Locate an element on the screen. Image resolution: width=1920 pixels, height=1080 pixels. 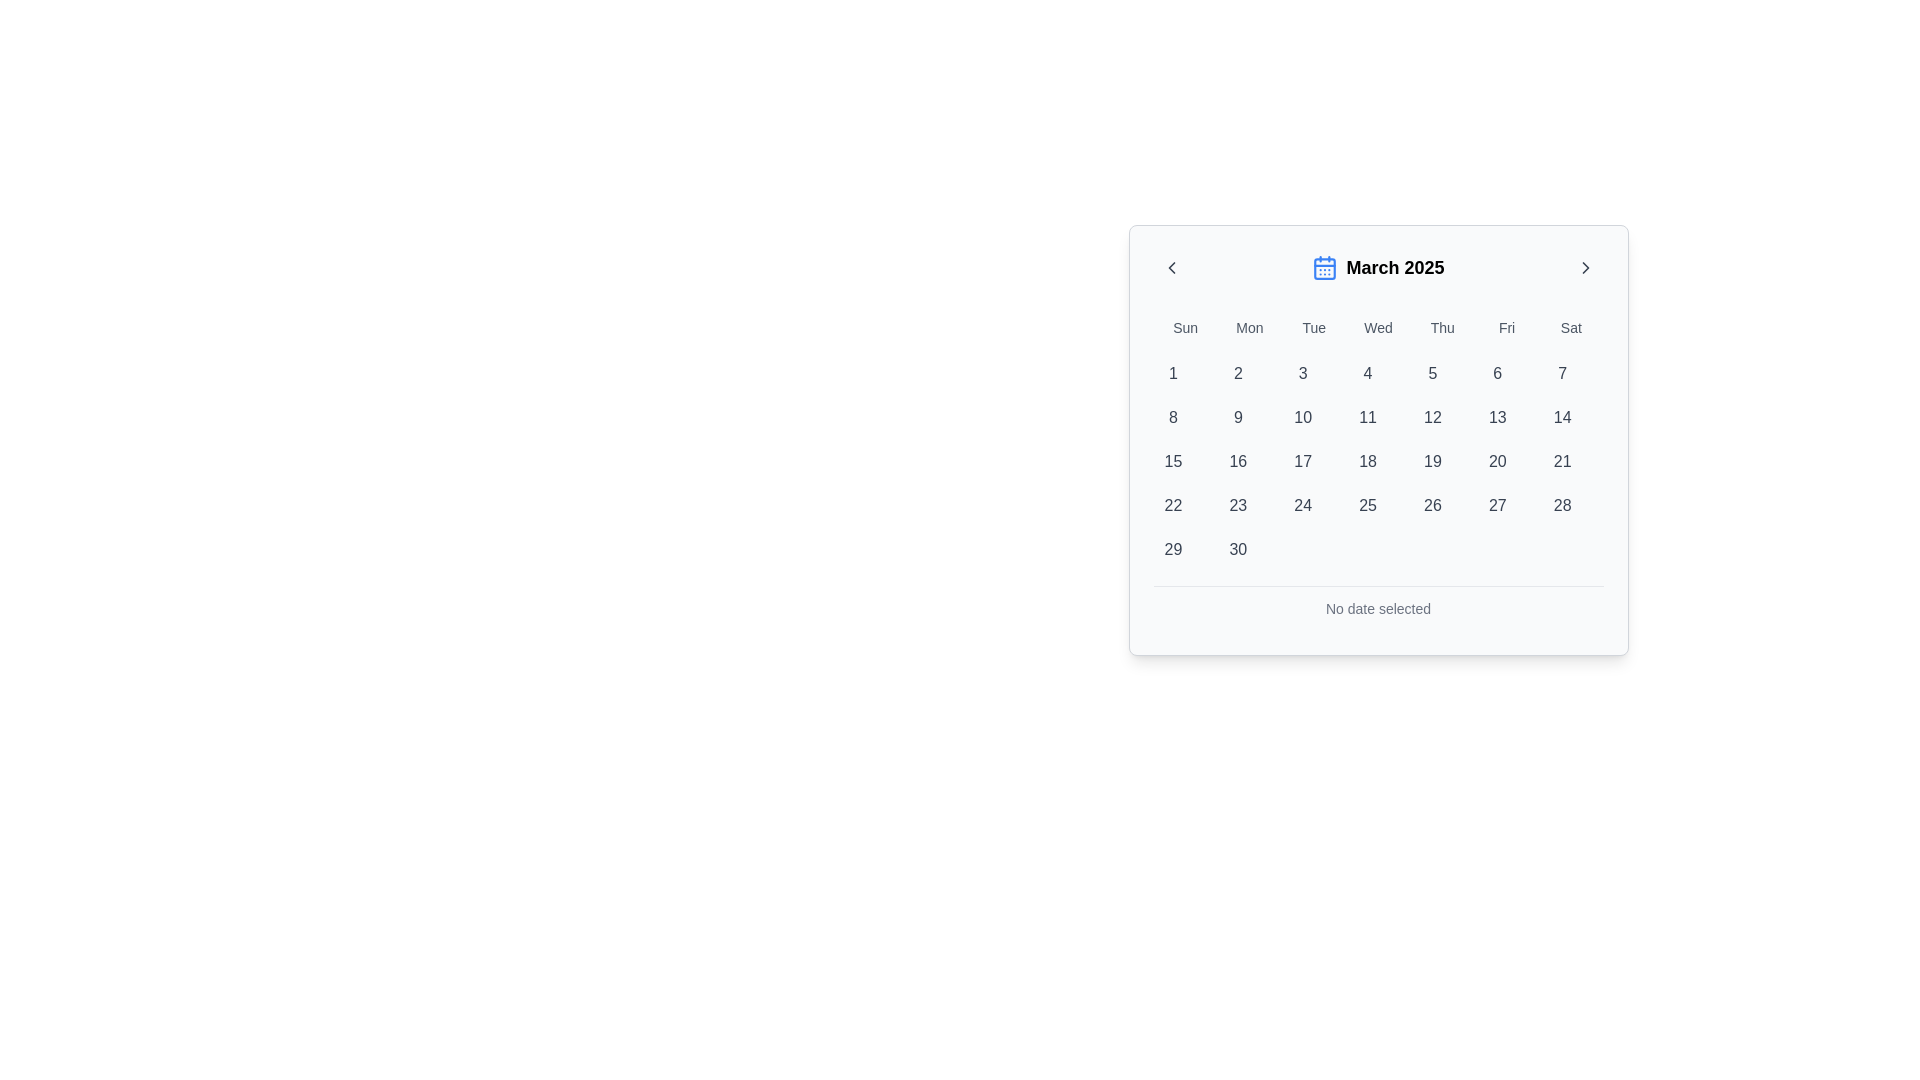
the circular button containing the number '17' in dark gray color, located in the third row and third column of the grid calendar for March 2025, beneath the weekday header 'Tue' is located at coordinates (1303, 462).